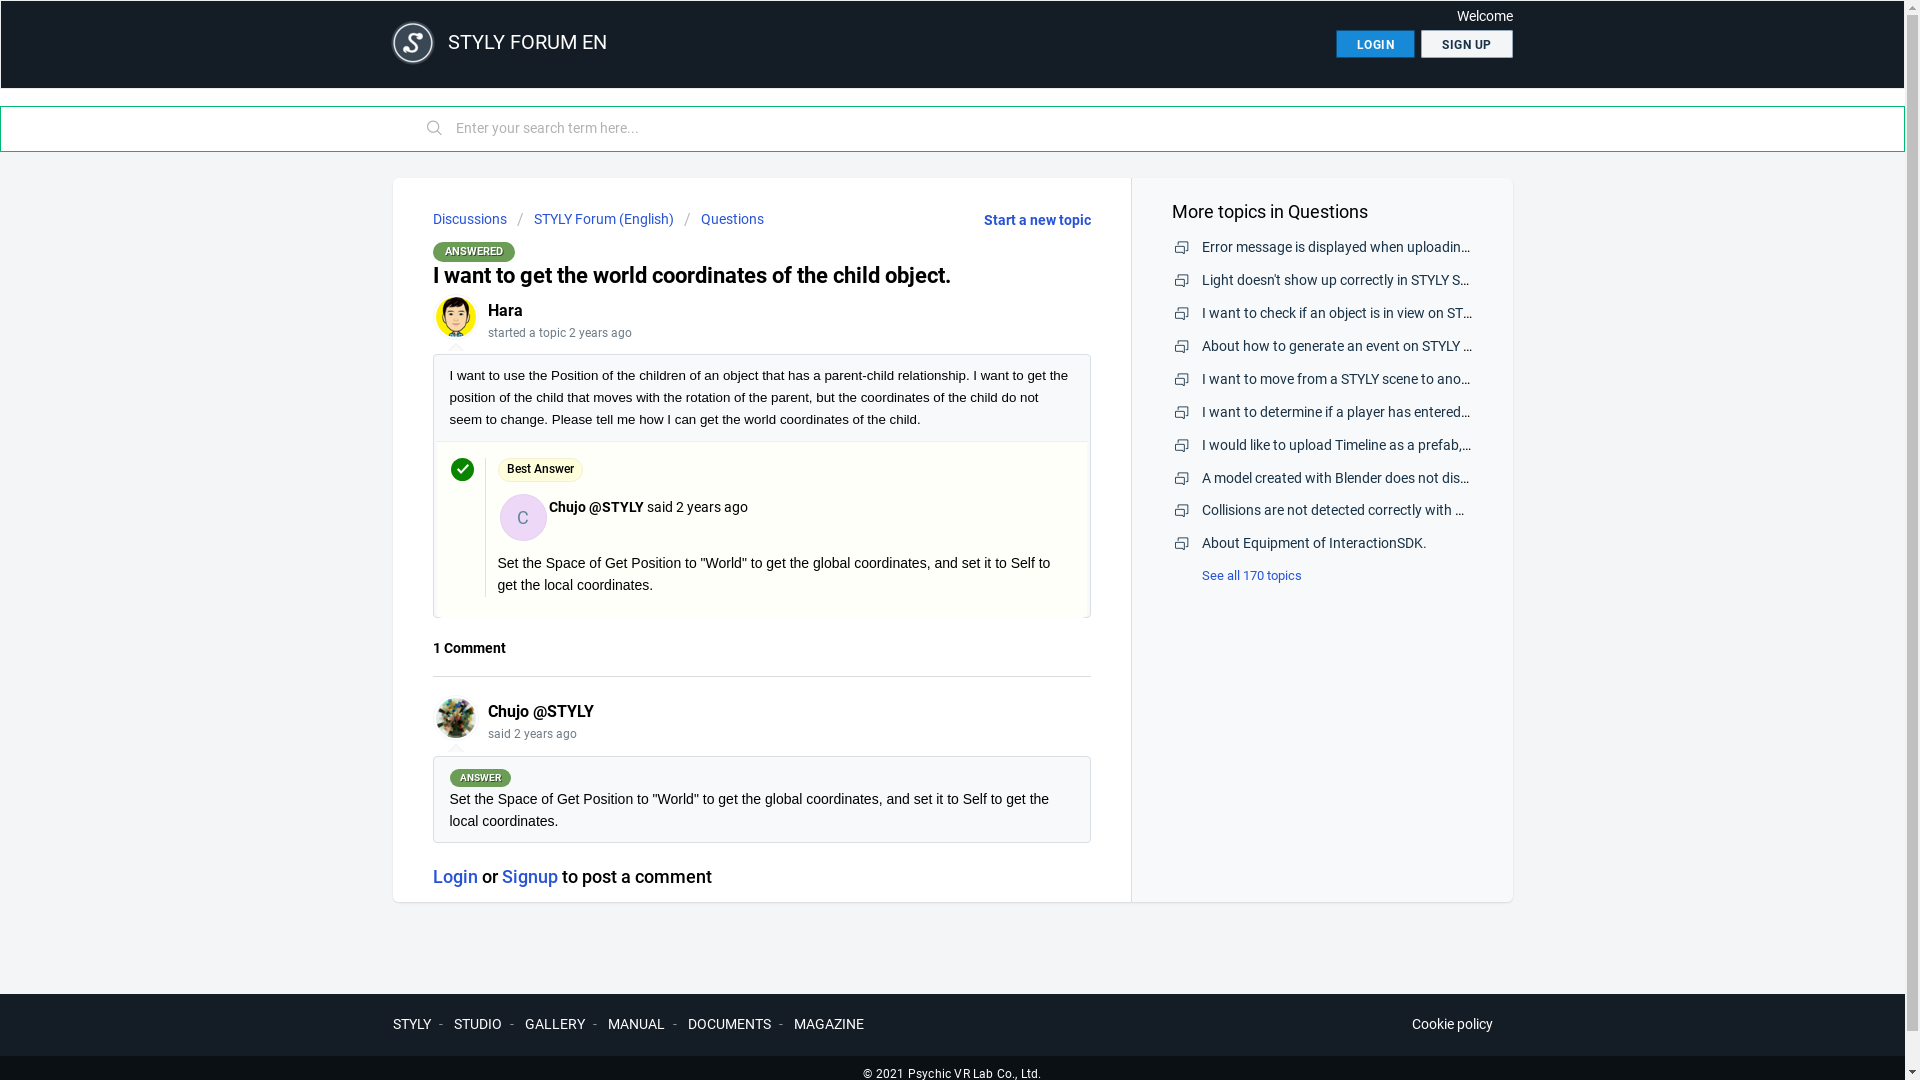 The width and height of the screenshot is (1920, 1080). Describe the element at coordinates (1037, 219) in the screenshot. I see `'Start a new topic'` at that location.